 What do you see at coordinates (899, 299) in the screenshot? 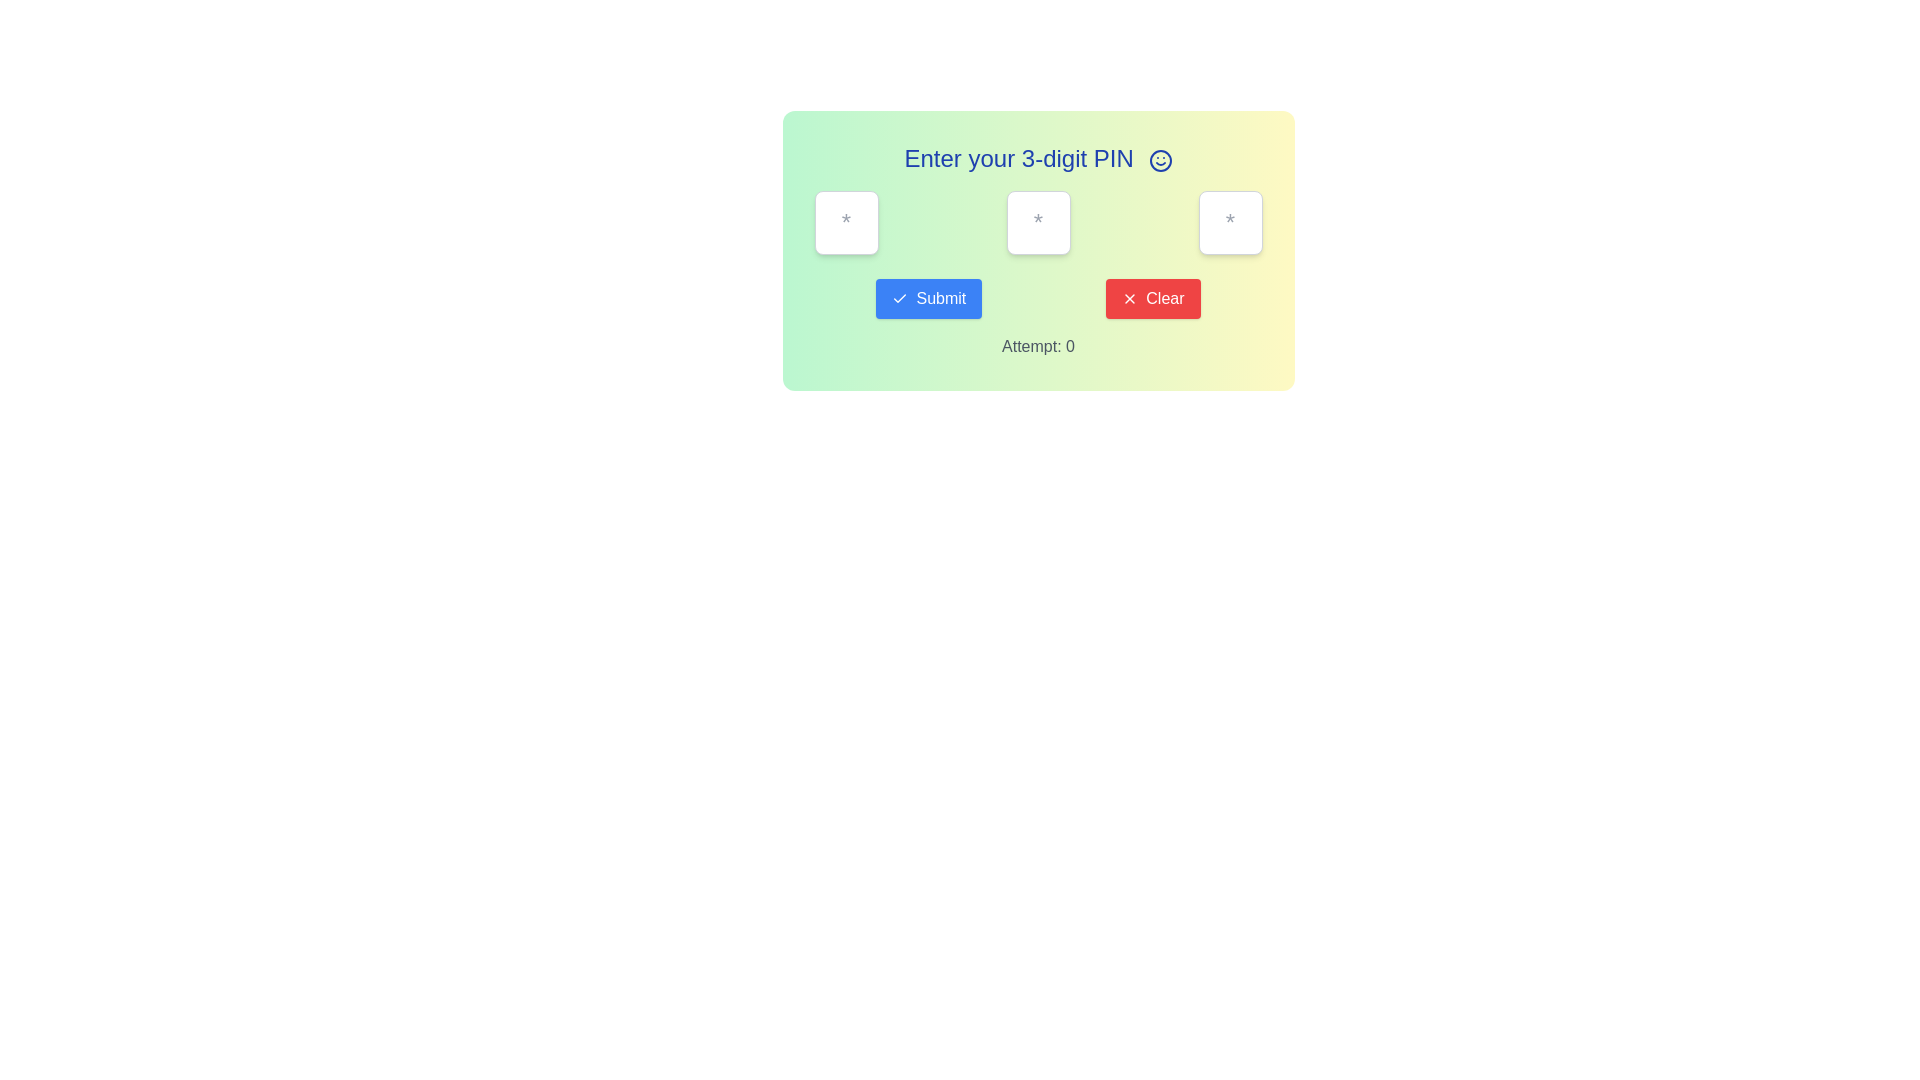
I see `the SVG graphic of a checkmark located within the 'Submit' button, which is situated immediately to the left of the text 'Submit' at the center of the button area` at bounding box center [899, 299].